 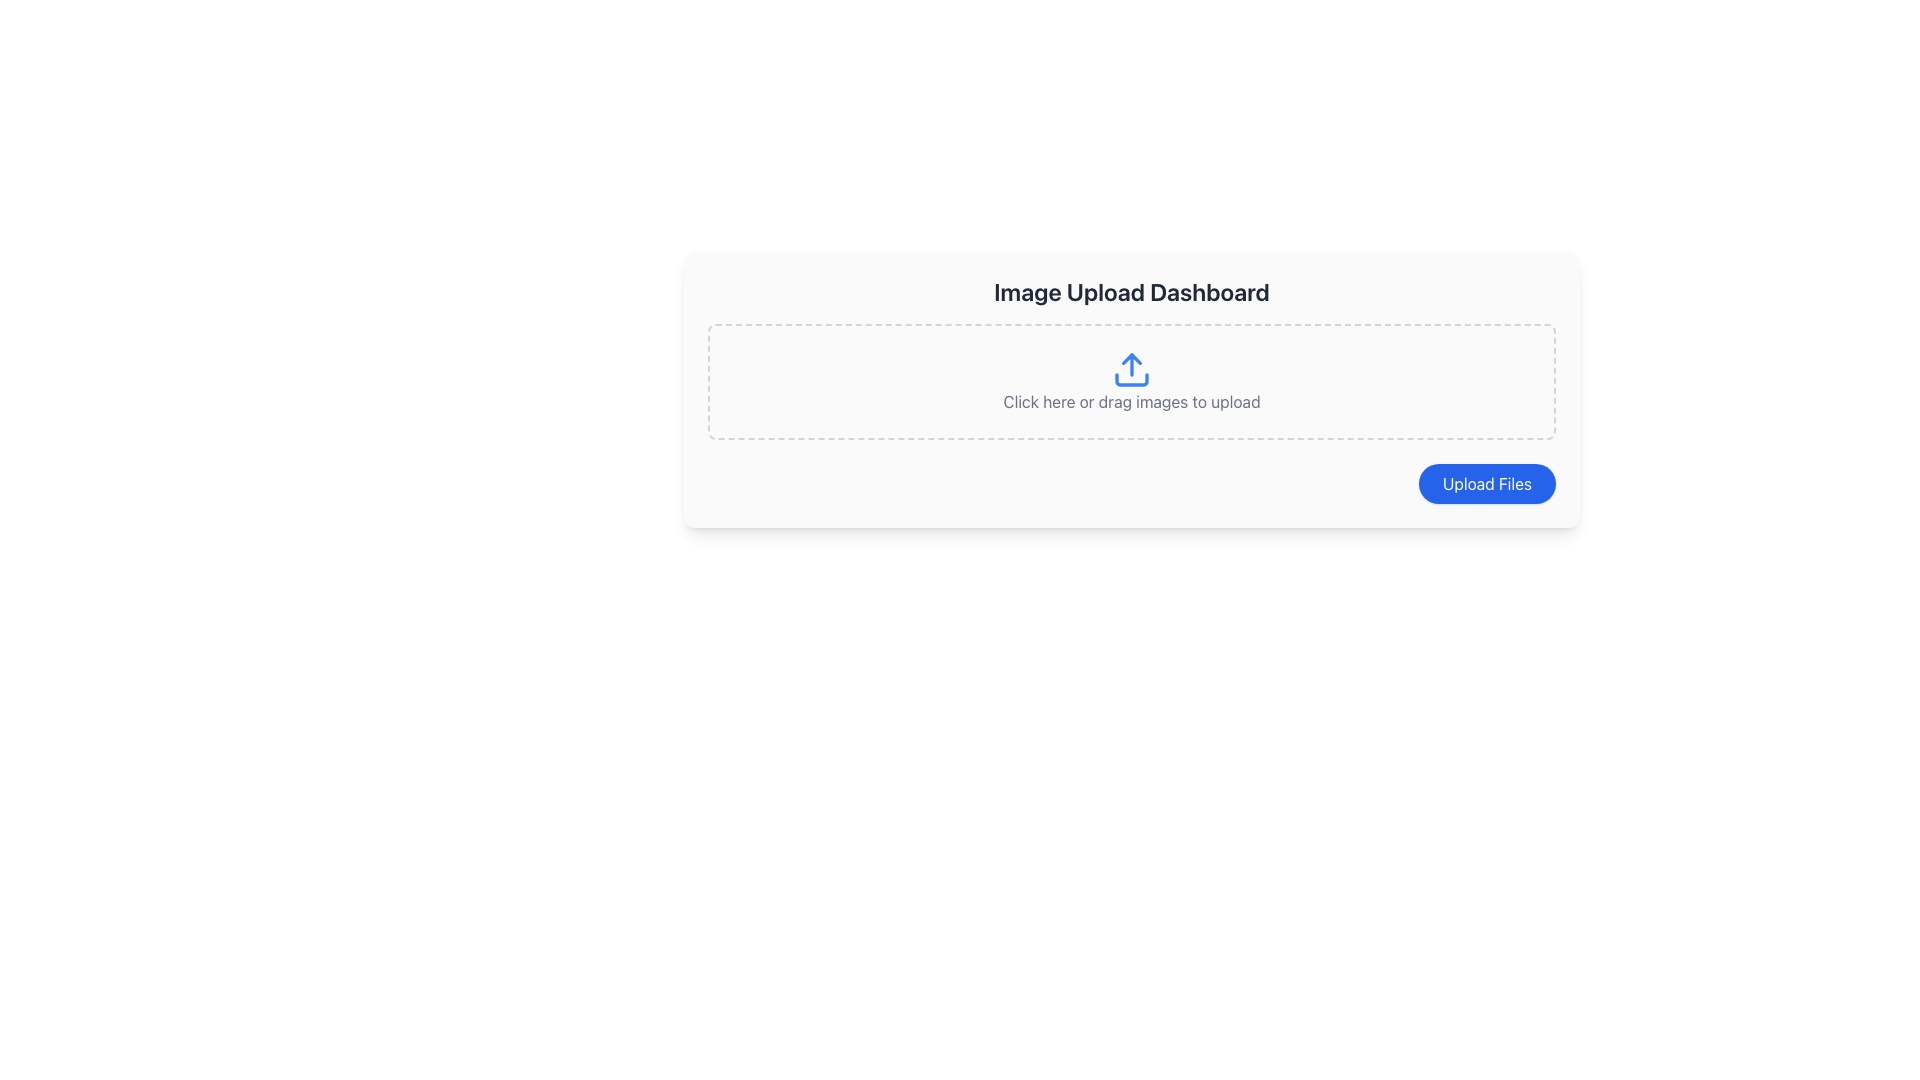 What do you see at coordinates (1132, 292) in the screenshot?
I see `text of the primary title label at the top of the image upload section, which provides context for the interface area` at bounding box center [1132, 292].